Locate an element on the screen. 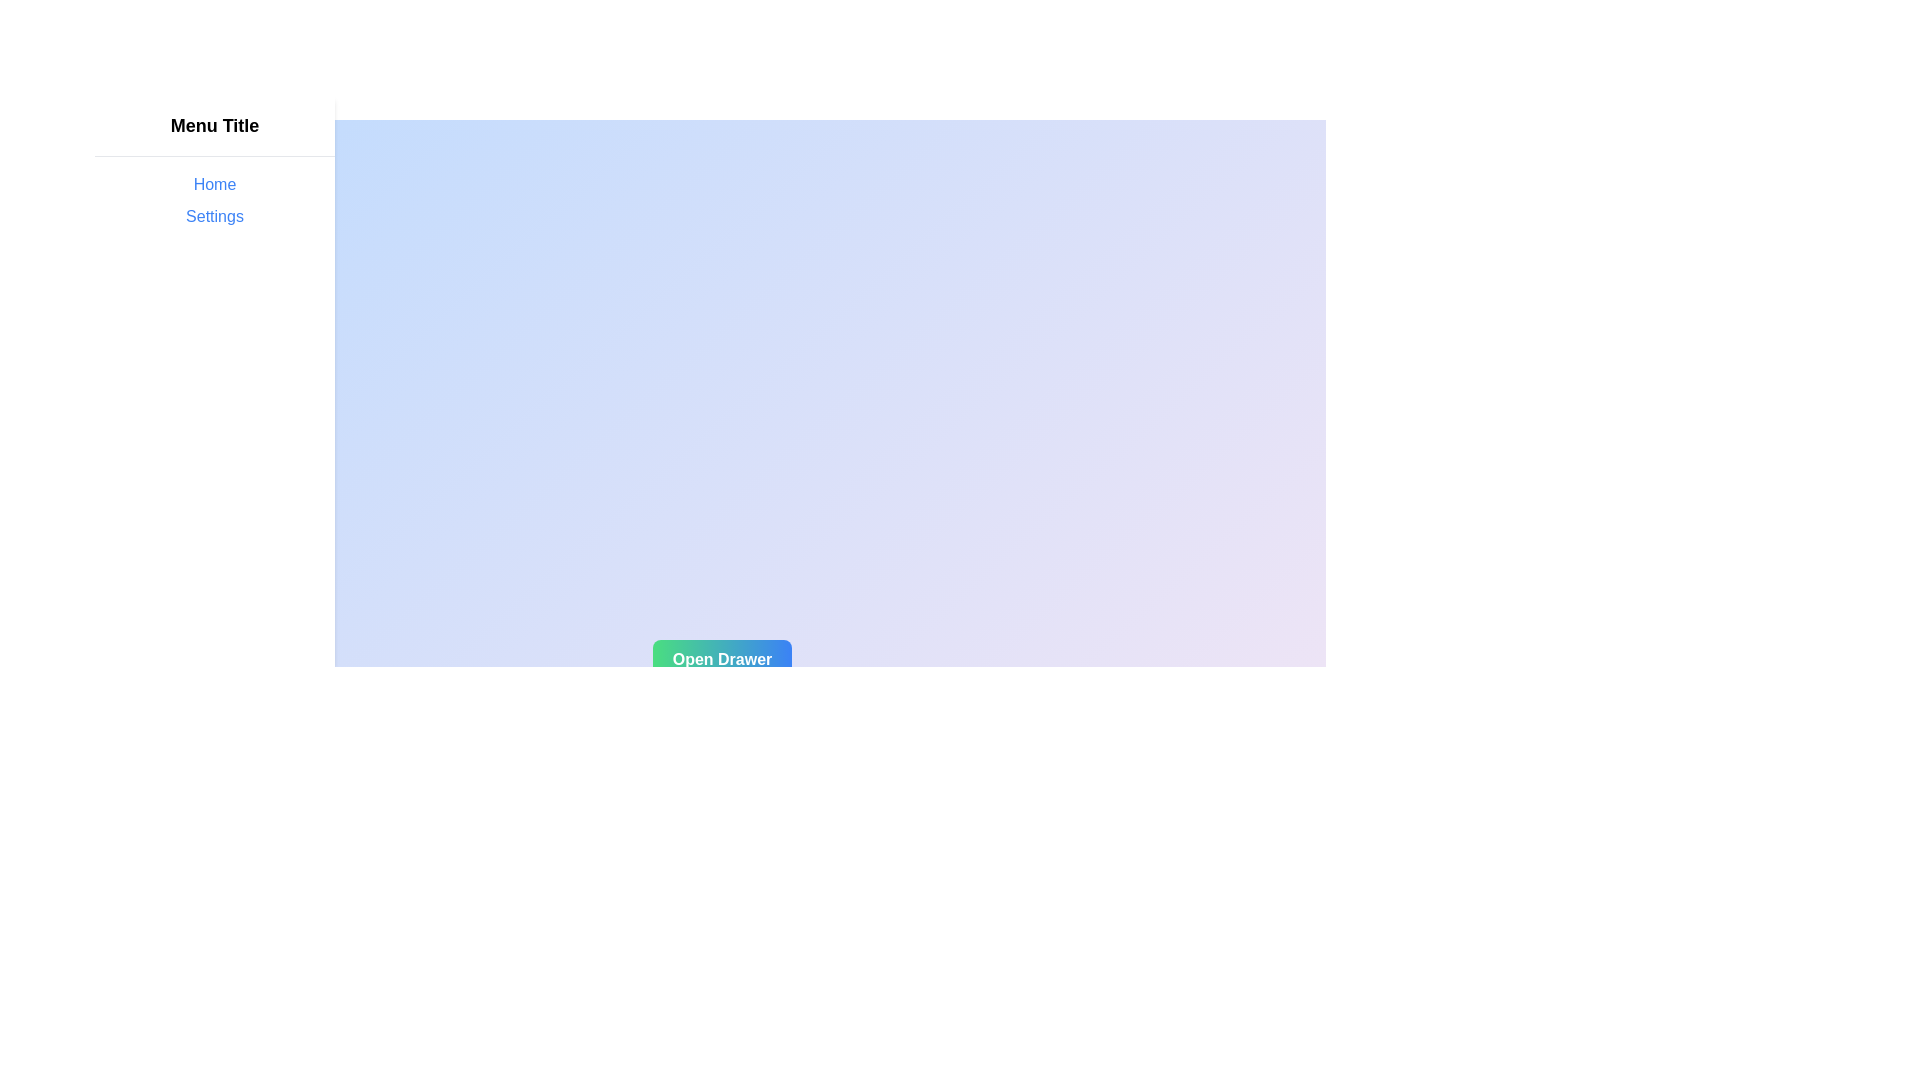  the menu item Settings is located at coordinates (215, 216).